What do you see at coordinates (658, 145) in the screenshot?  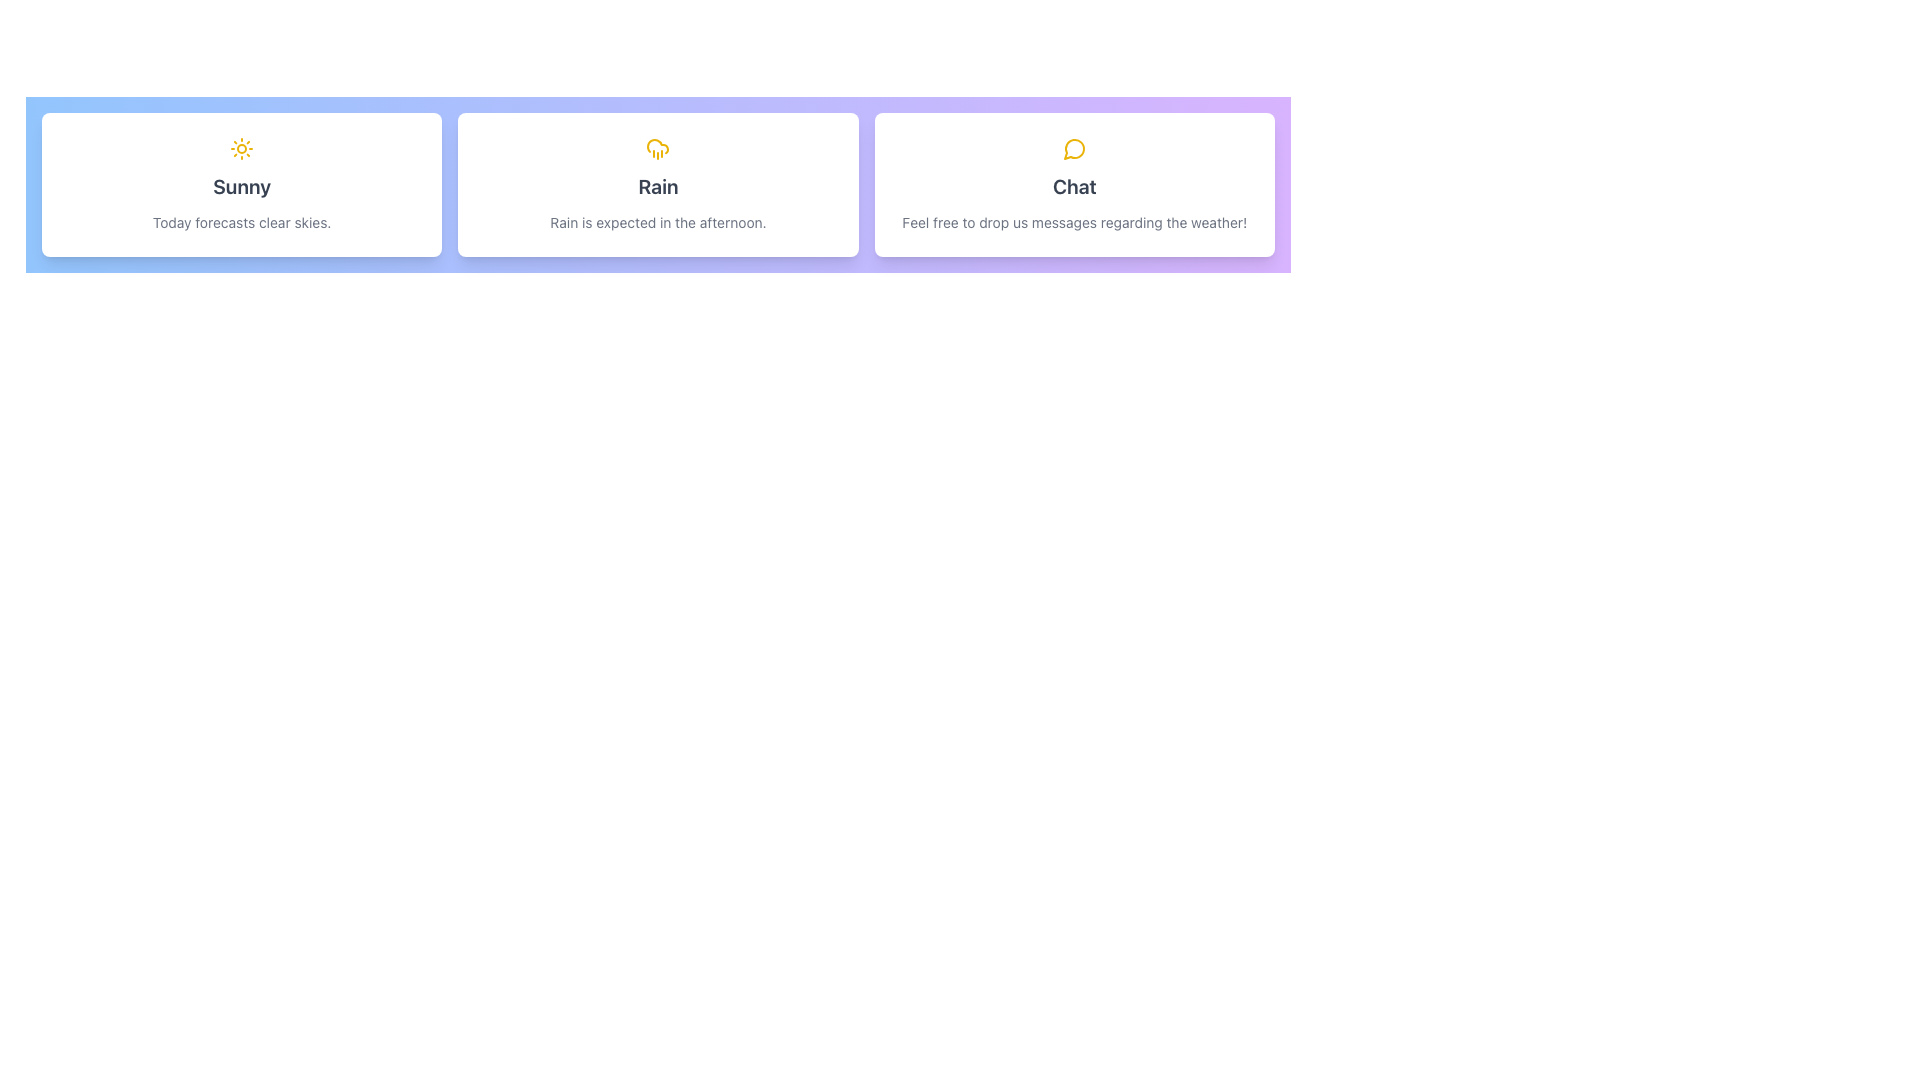 I see `the cloud icon with a rain pattern located in the upper section of the 'Rain' card for accessibility tools` at bounding box center [658, 145].